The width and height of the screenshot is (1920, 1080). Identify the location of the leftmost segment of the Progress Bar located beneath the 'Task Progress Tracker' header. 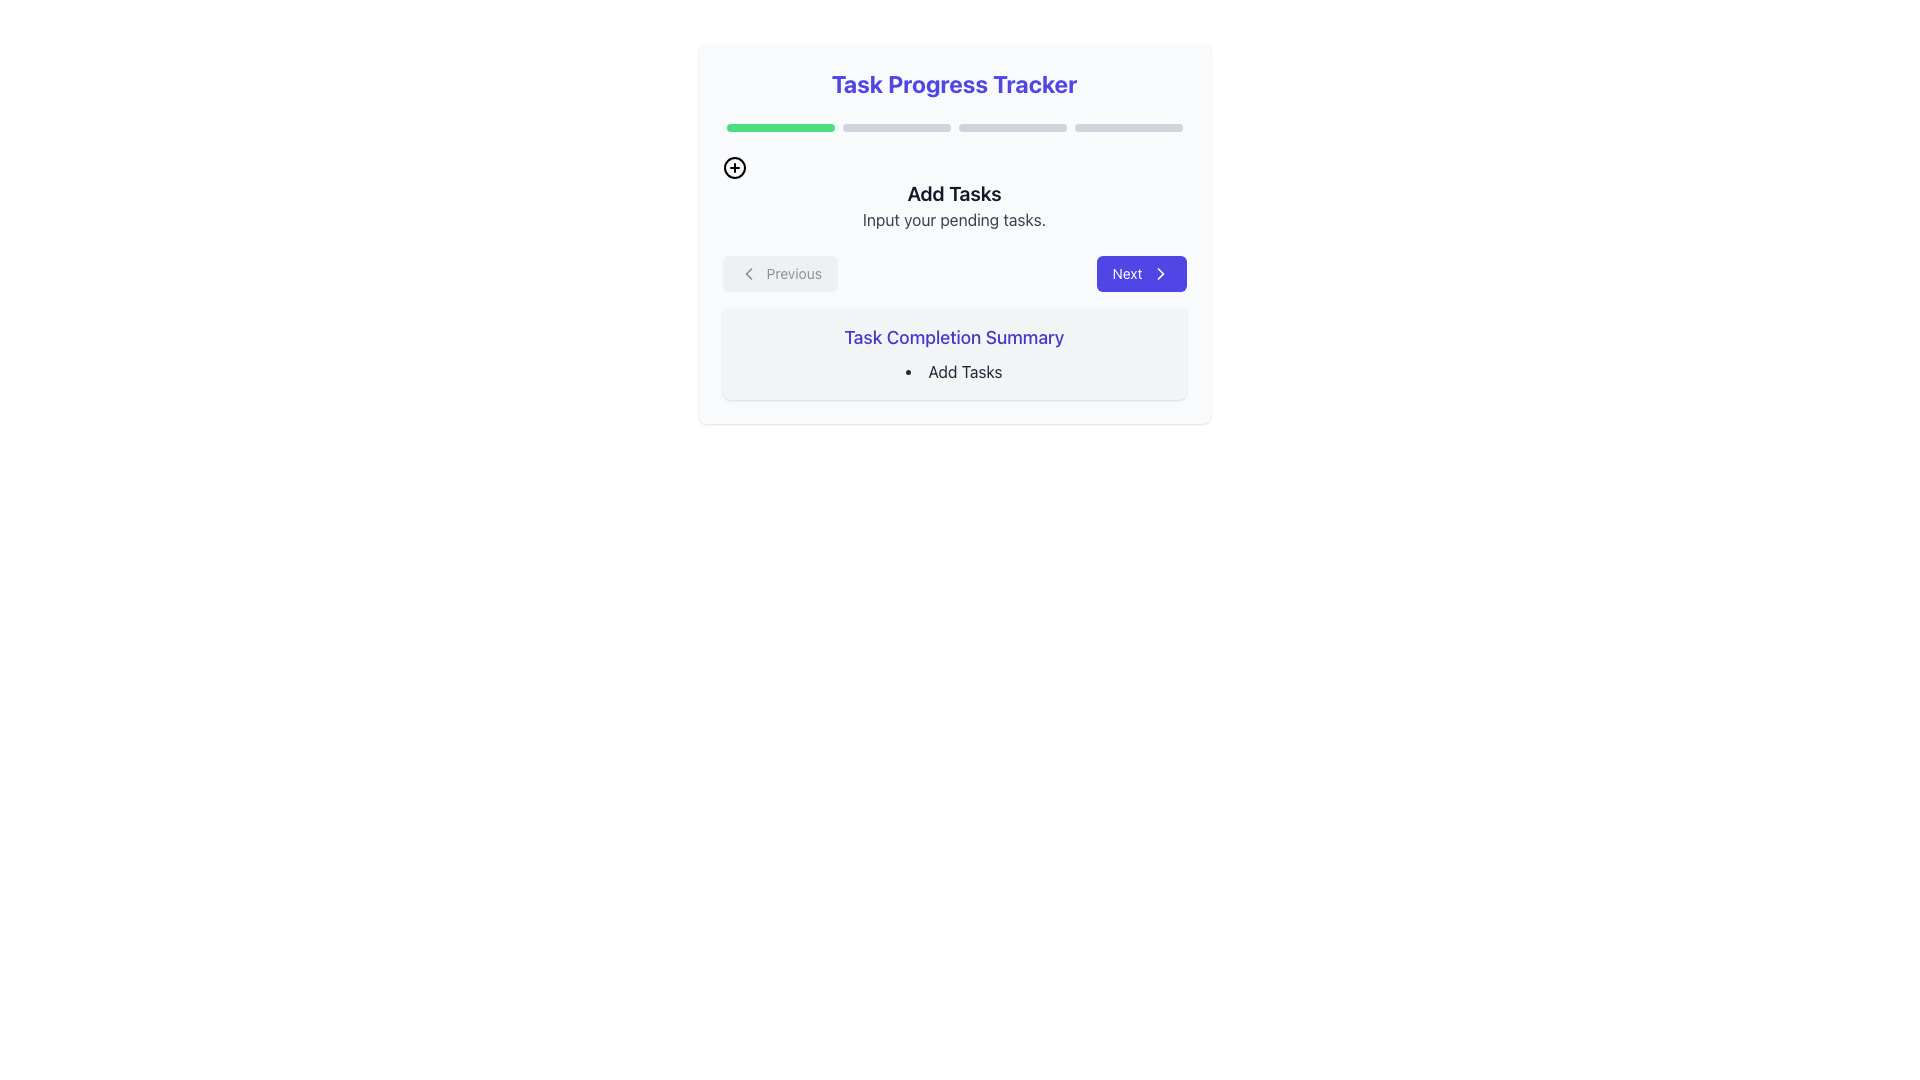
(779, 127).